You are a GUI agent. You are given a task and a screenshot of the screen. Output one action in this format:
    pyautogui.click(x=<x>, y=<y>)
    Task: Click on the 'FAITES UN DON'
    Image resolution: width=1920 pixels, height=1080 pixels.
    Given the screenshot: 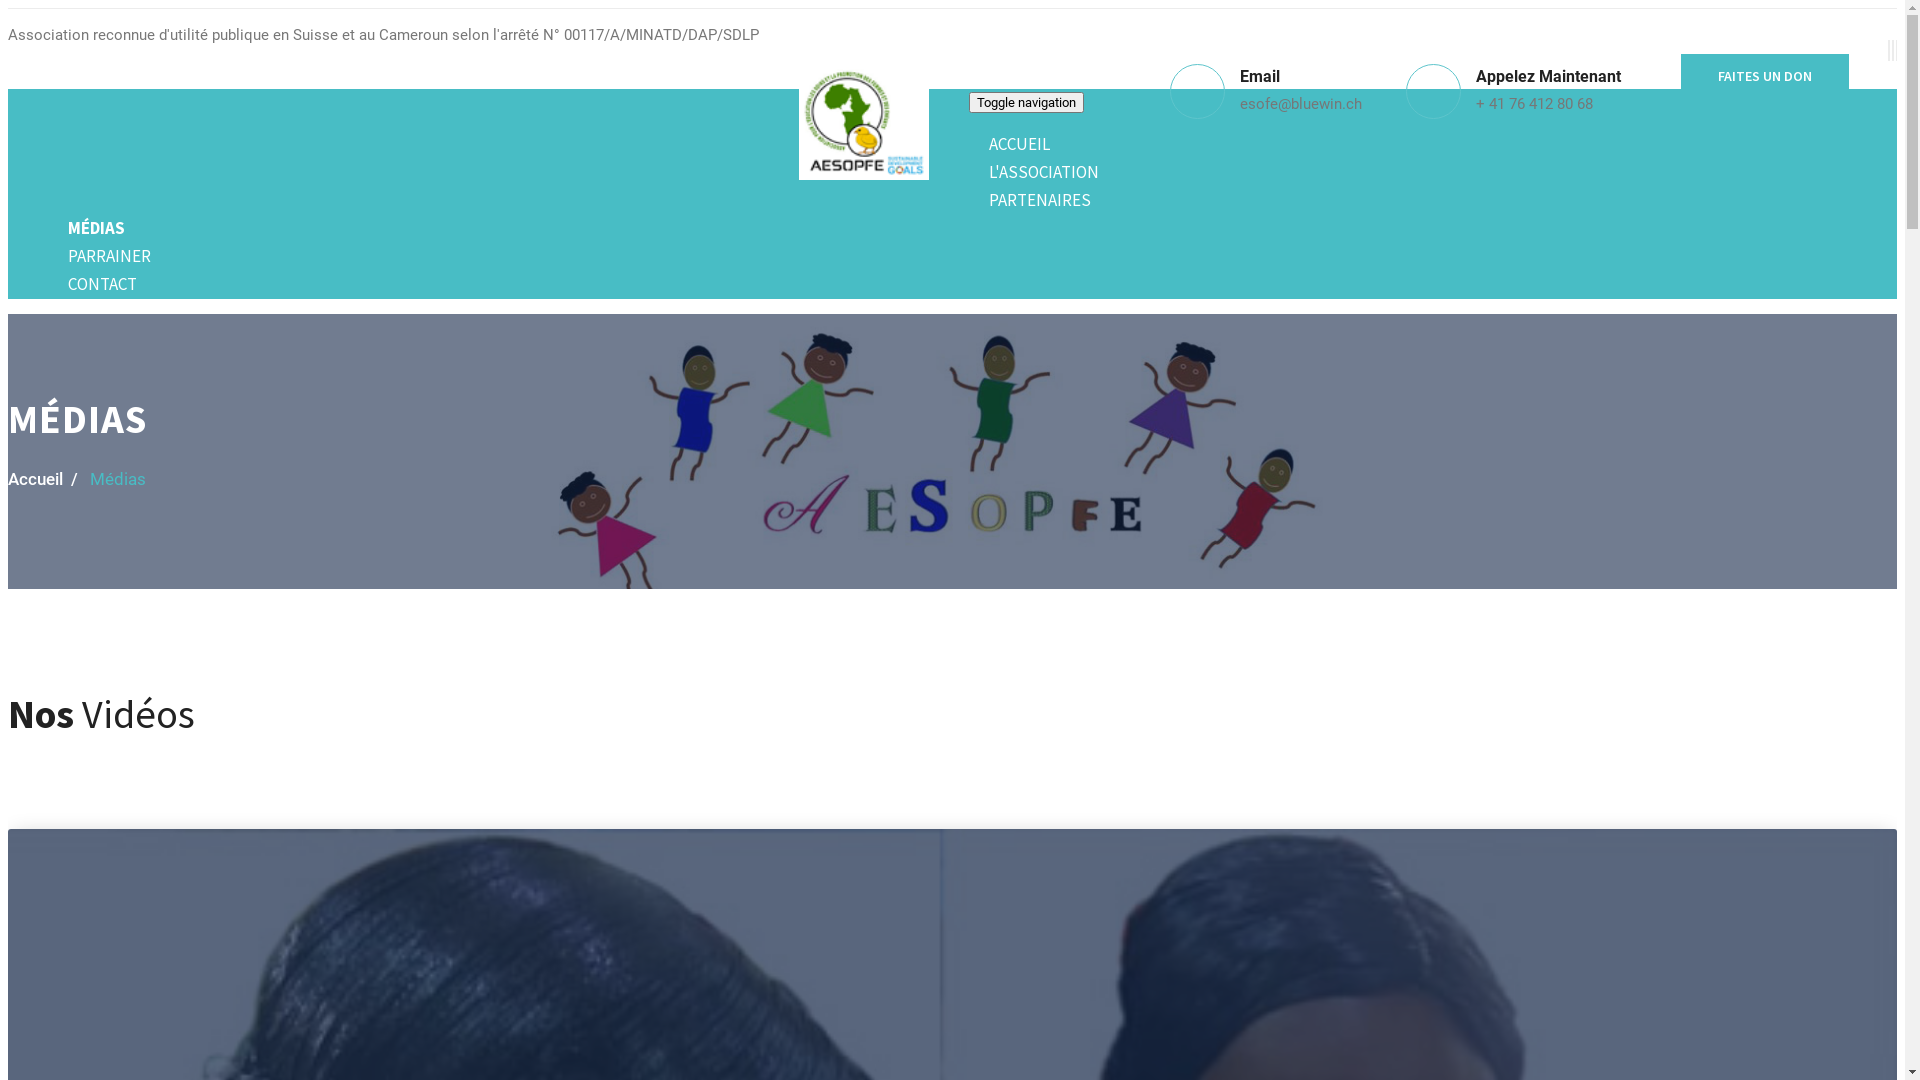 What is the action you would take?
    pyautogui.click(x=1765, y=75)
    